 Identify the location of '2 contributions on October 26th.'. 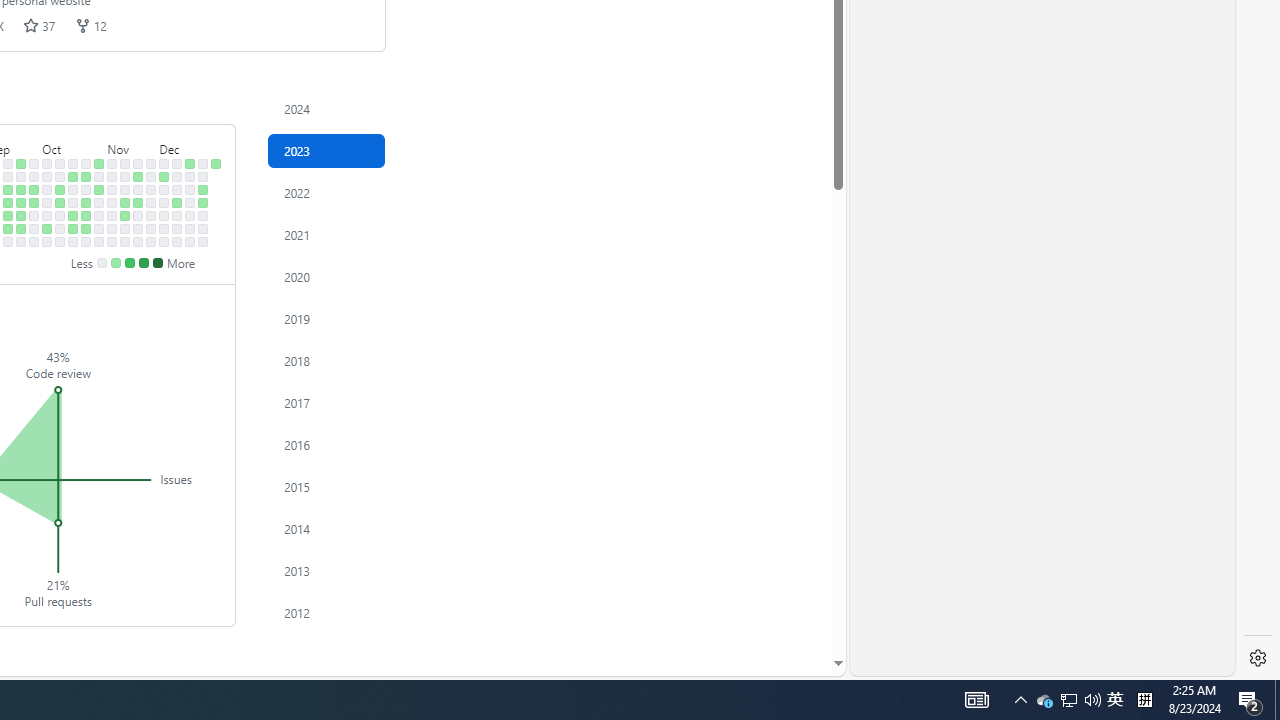
(85, 215).